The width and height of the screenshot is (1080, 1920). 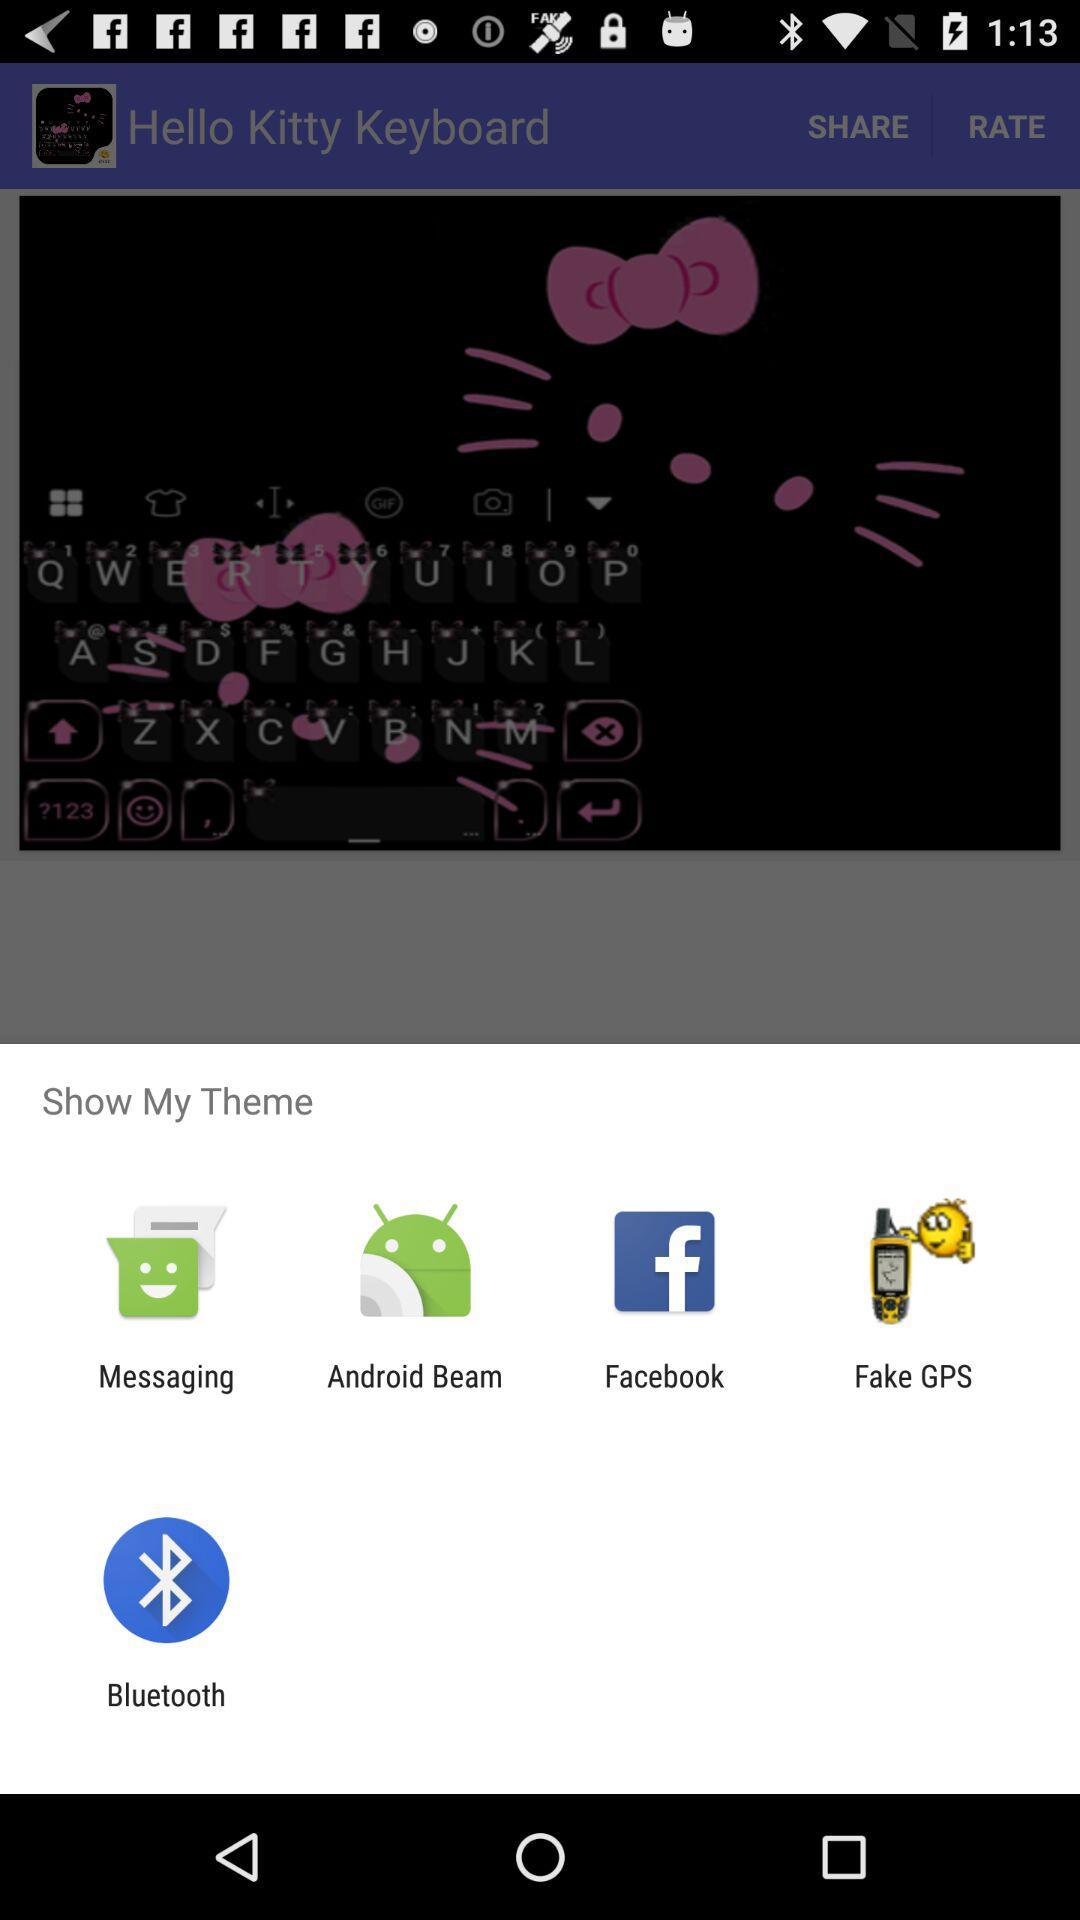 What do you see at coordinates (165, 1392) in the screenshot?
I see `the messaging` at bounding box center [165, 1392].